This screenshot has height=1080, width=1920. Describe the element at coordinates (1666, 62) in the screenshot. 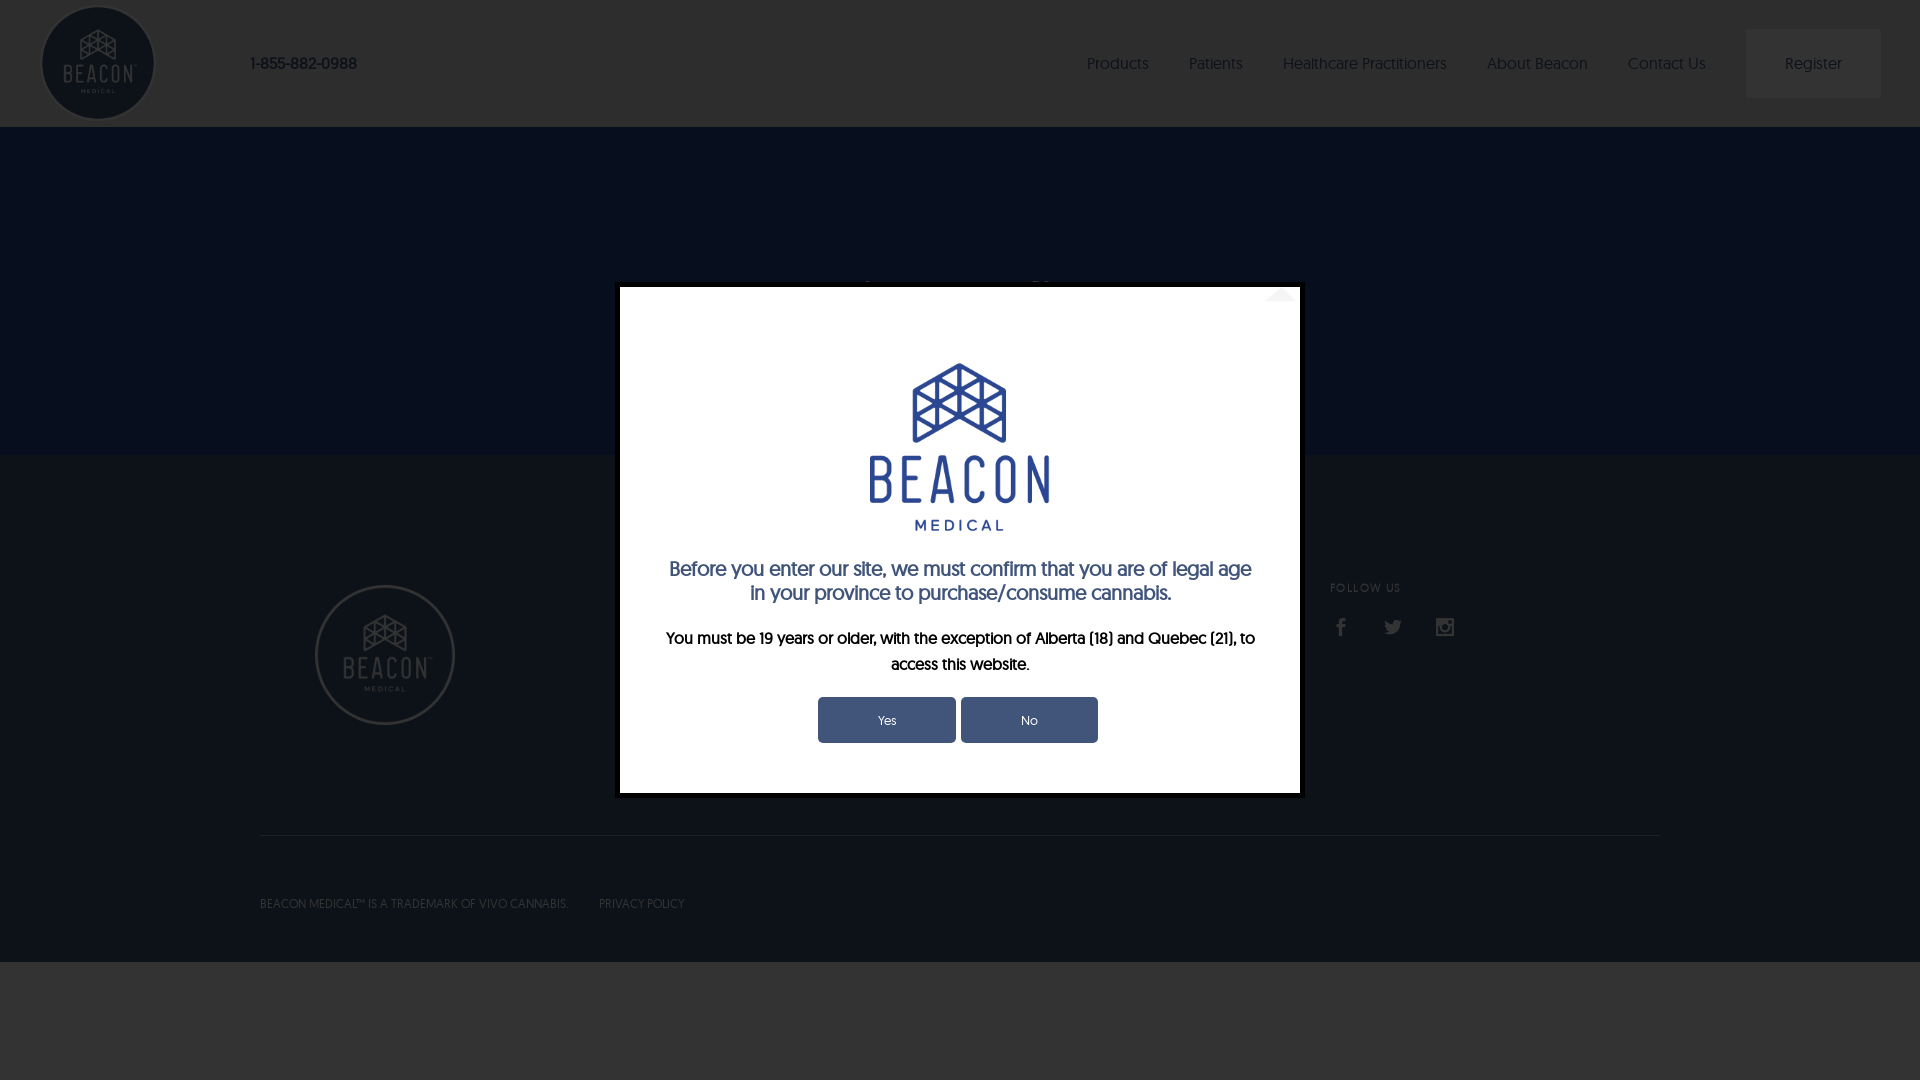

I see `'Contact Us'` at that location.